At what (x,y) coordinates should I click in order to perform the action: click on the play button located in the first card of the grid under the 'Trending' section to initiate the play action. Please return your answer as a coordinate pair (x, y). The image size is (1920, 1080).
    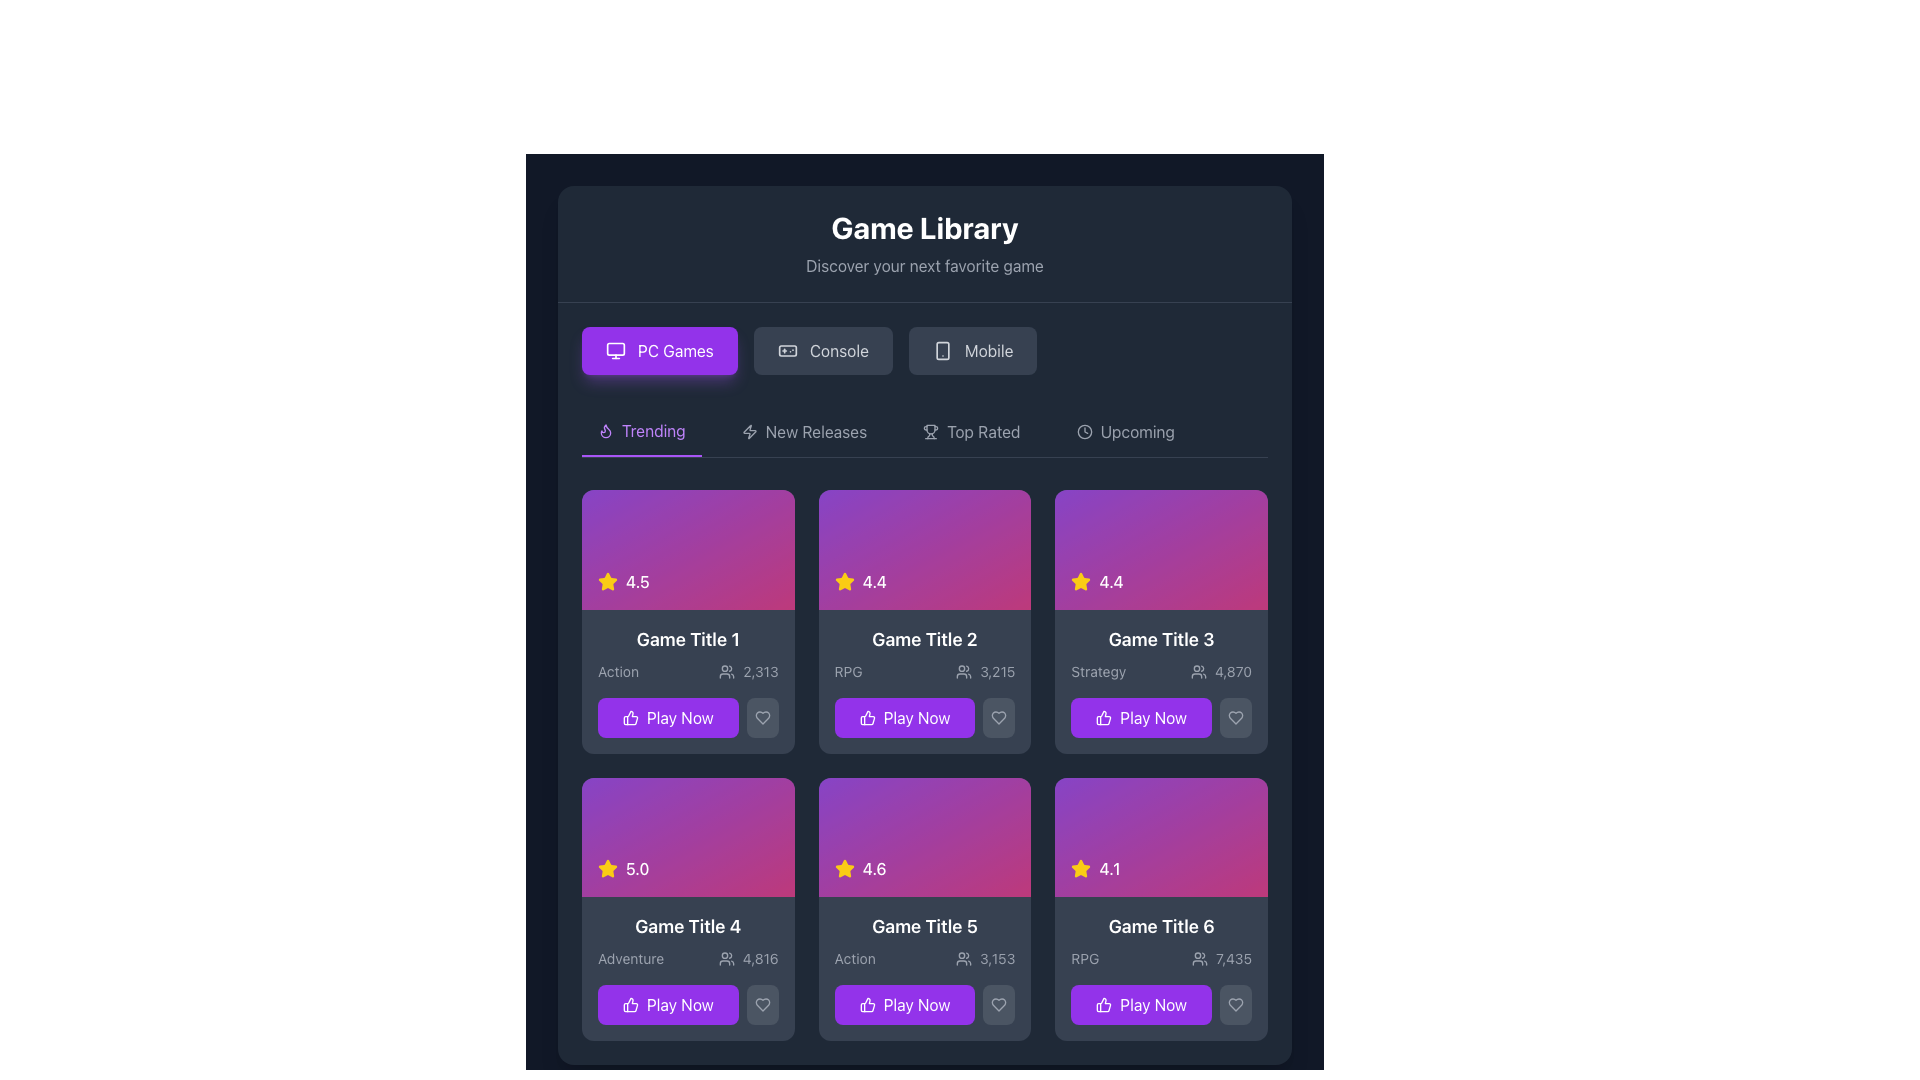
    Looking at the image, I should click on (667, 716).